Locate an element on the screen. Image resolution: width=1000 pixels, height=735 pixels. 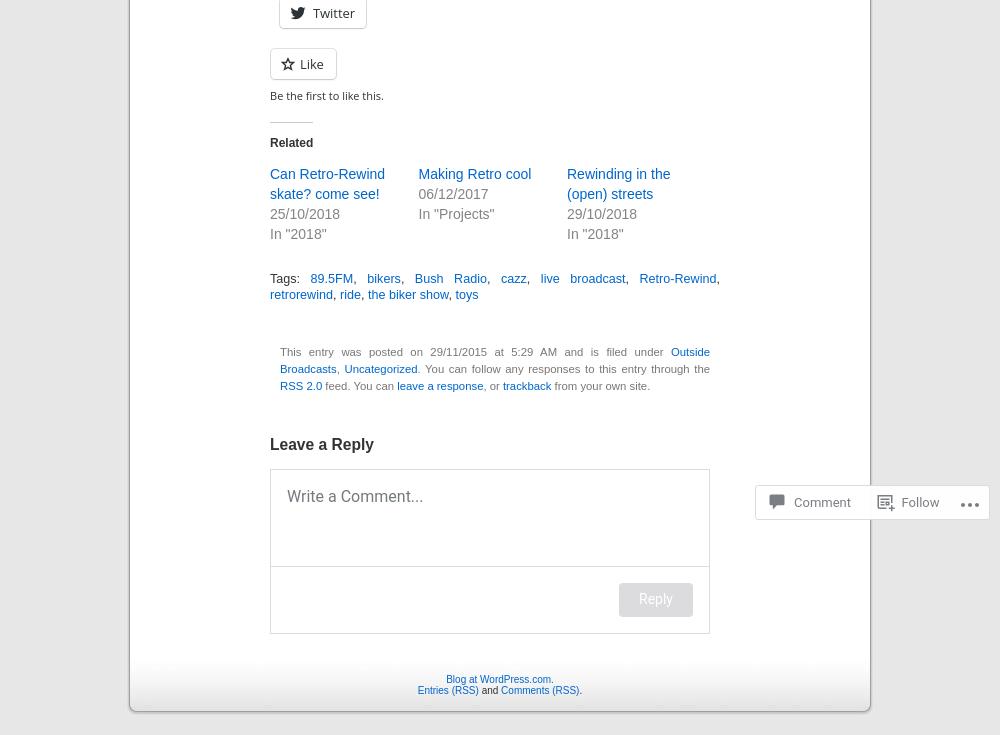
'Entries (RSS)' is located at coordinates (446, 689).